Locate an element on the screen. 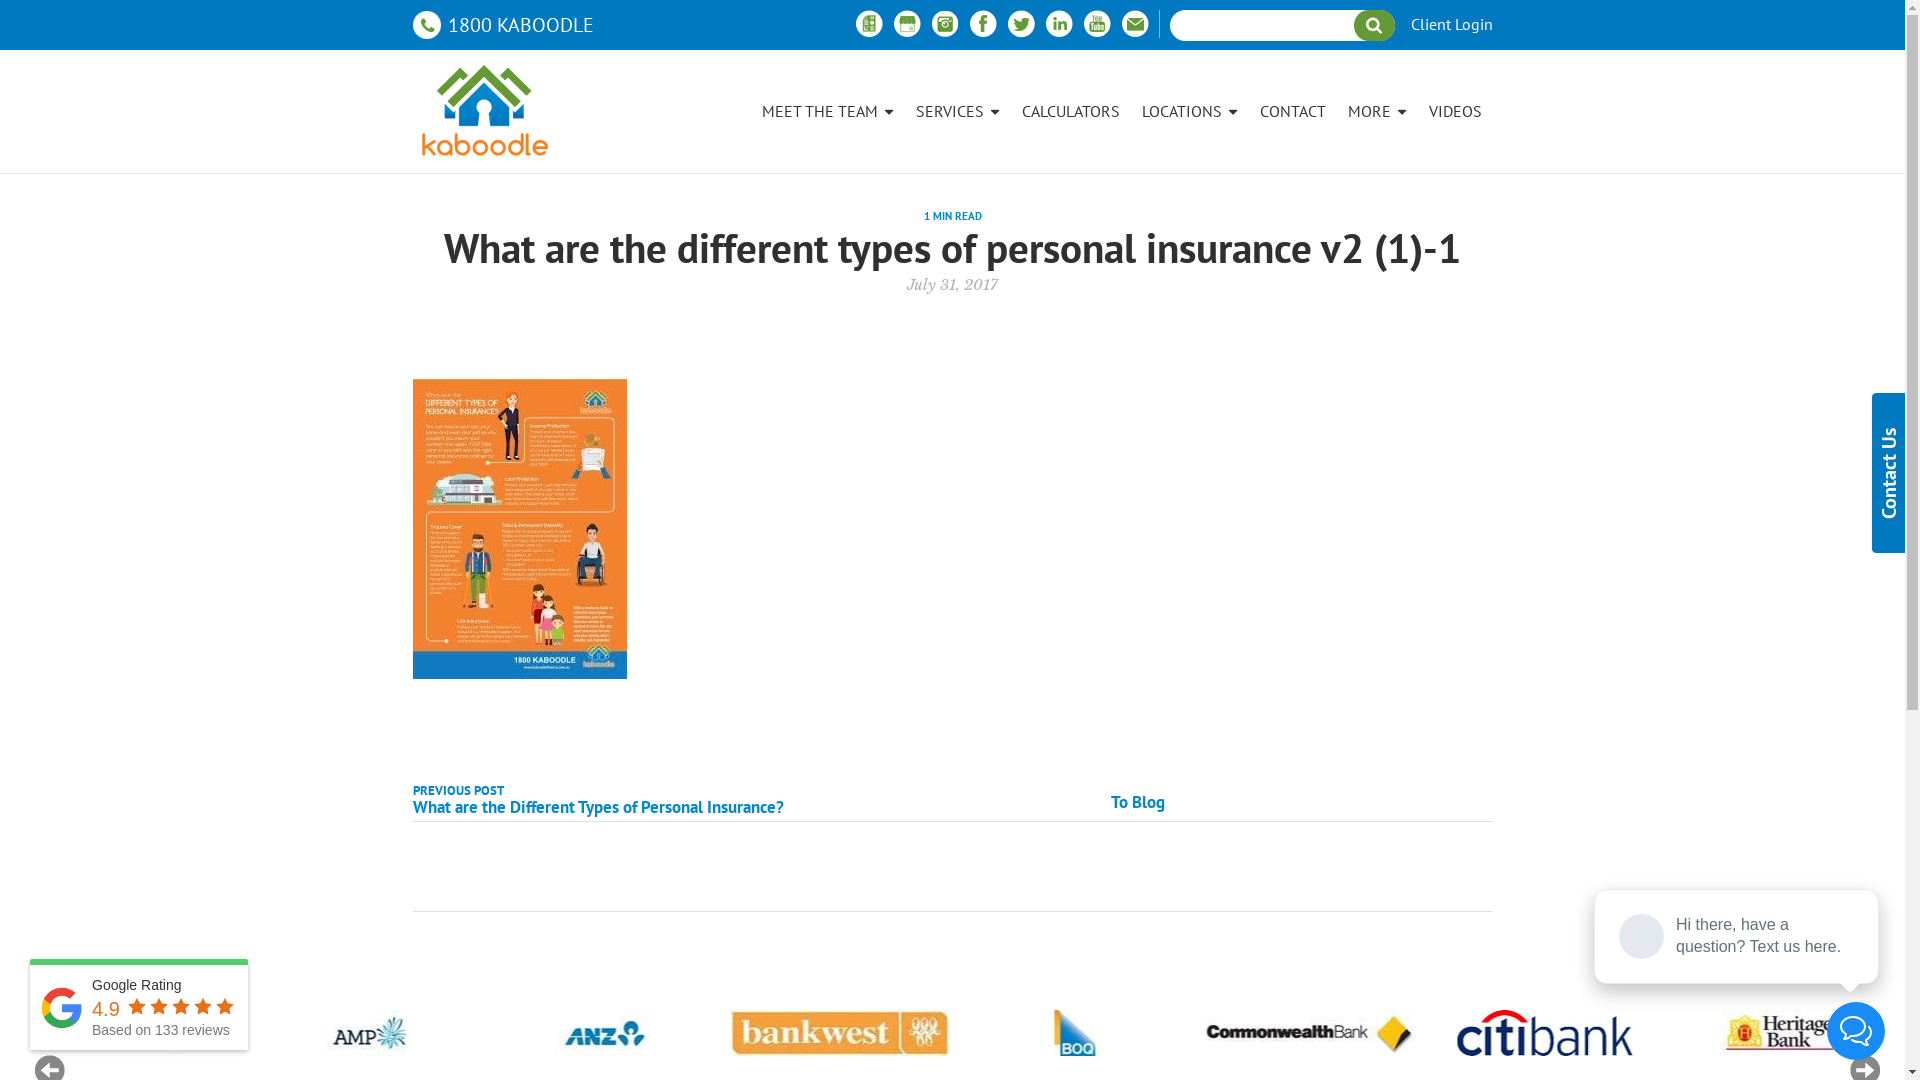 The image size is (1920, 1080). 'CONTACT' is located at coordinates (1291, 111).